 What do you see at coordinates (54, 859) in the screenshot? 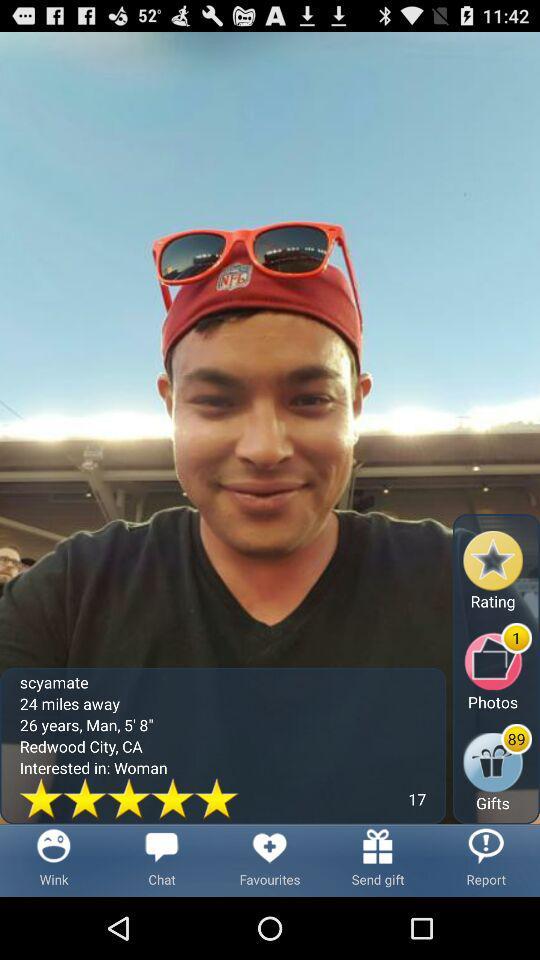
I see `the wink` at bounding box center [54, 859].